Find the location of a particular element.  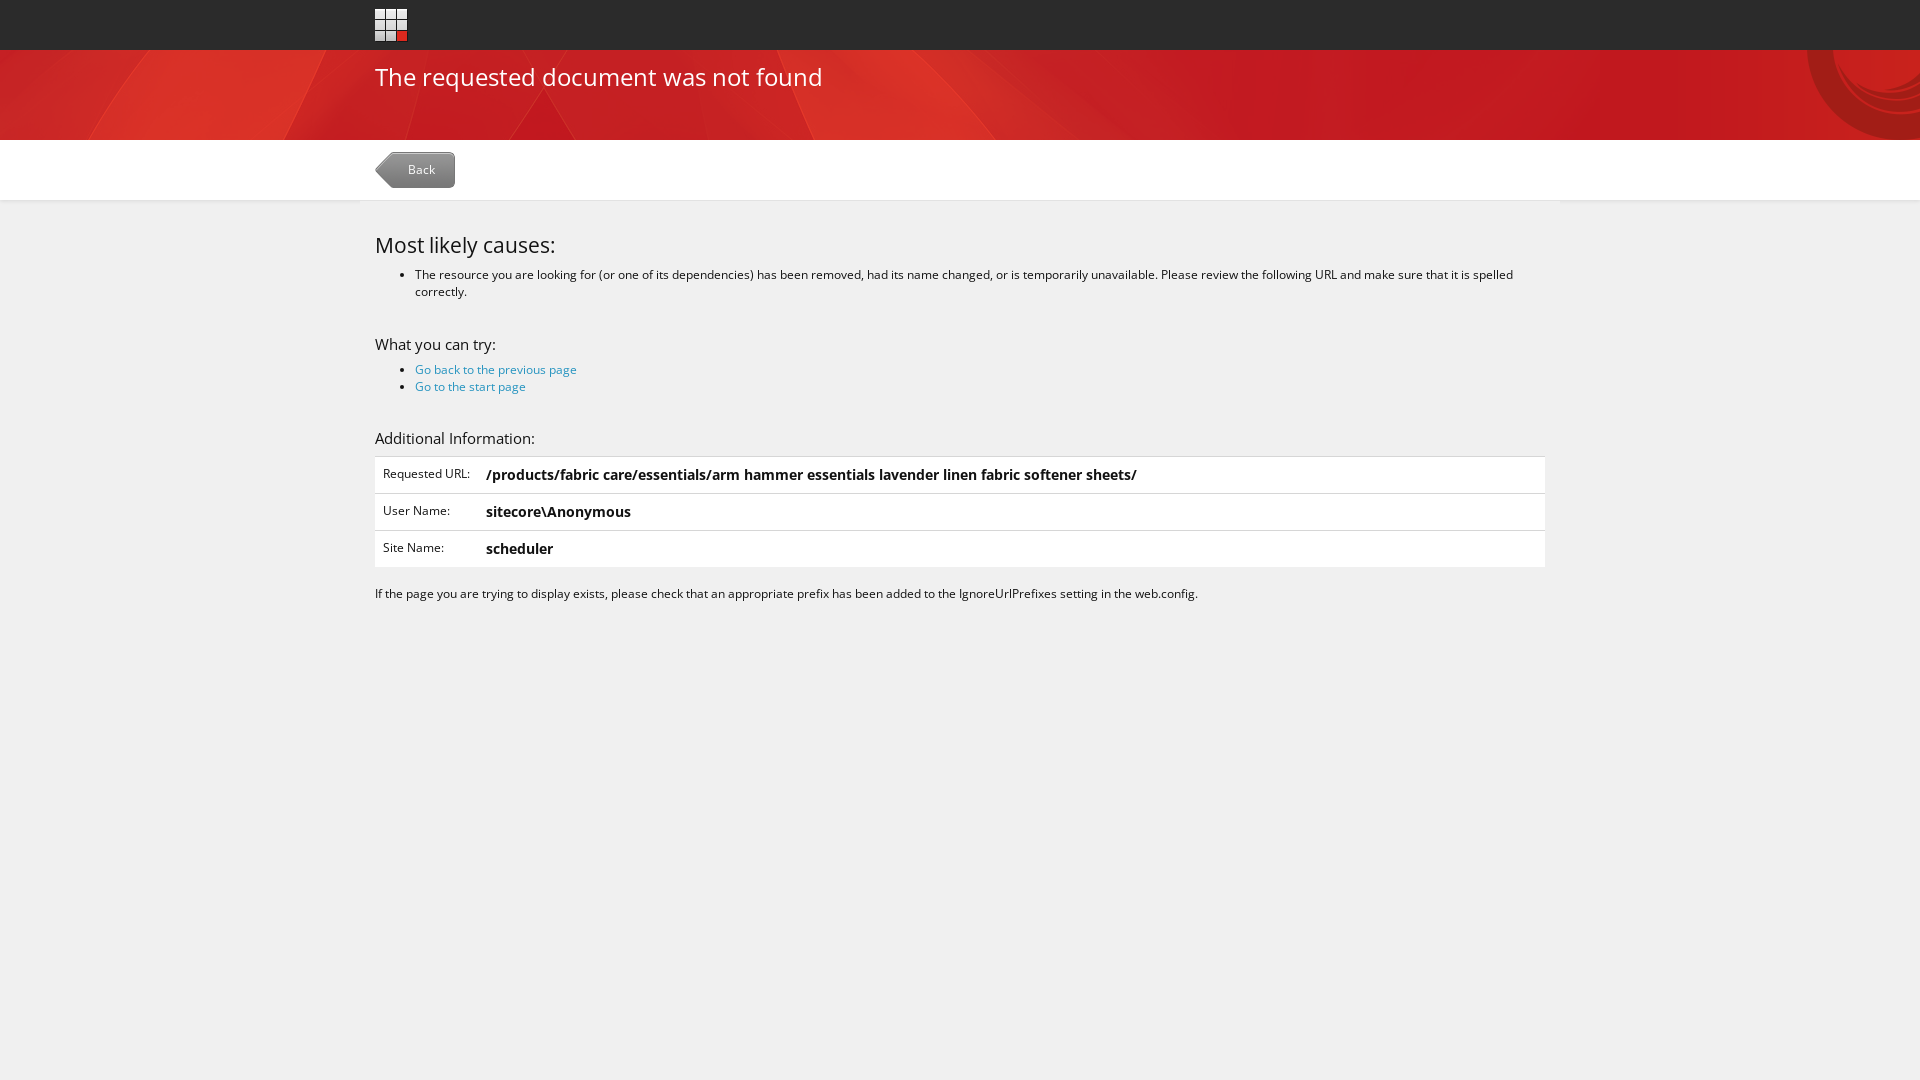

'Go to the start page' is located at coordinates (469, 386).